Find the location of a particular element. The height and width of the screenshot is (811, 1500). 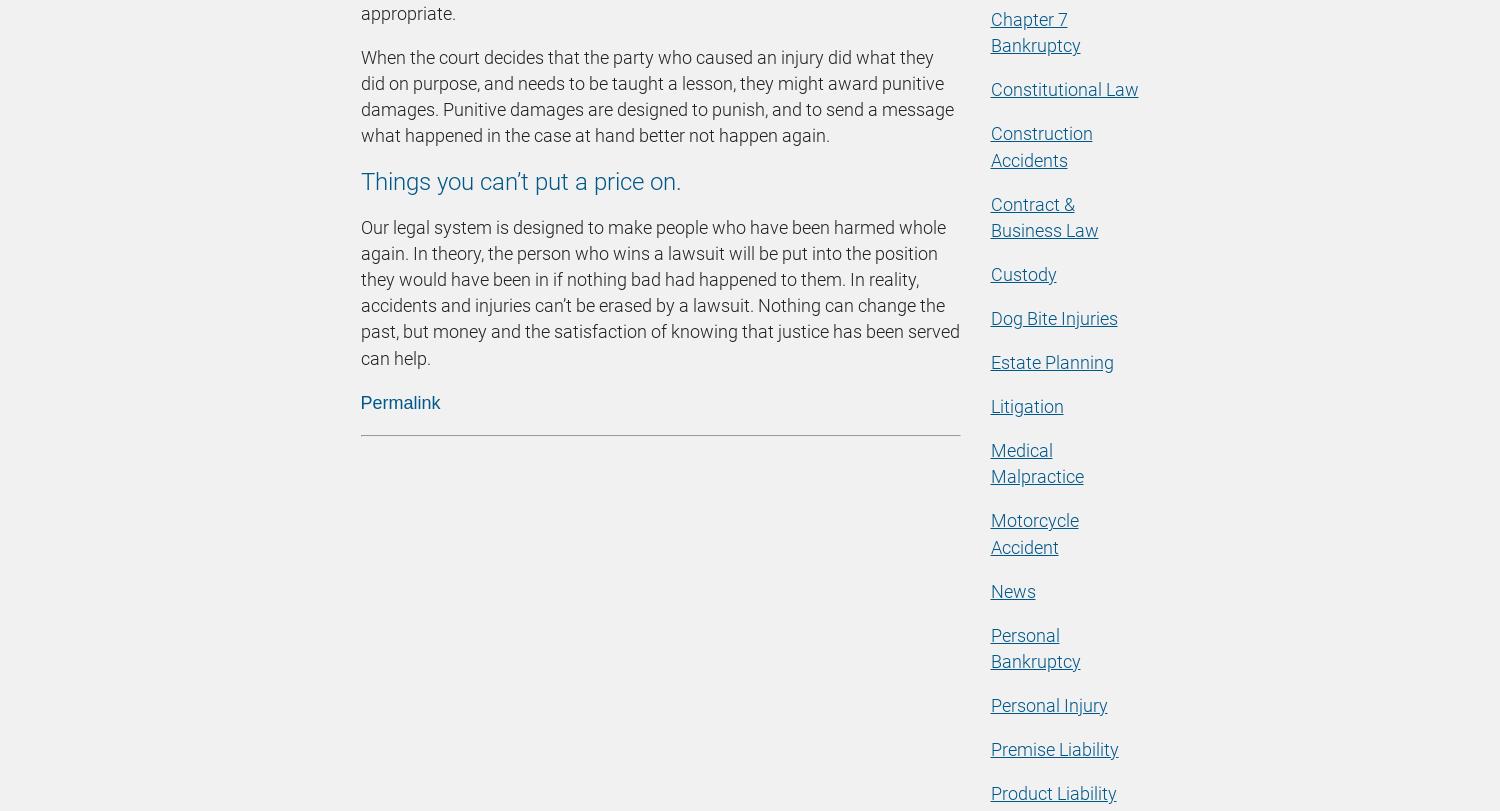

'Personal Bankruptcy' is located at coordinates (1035, 646).